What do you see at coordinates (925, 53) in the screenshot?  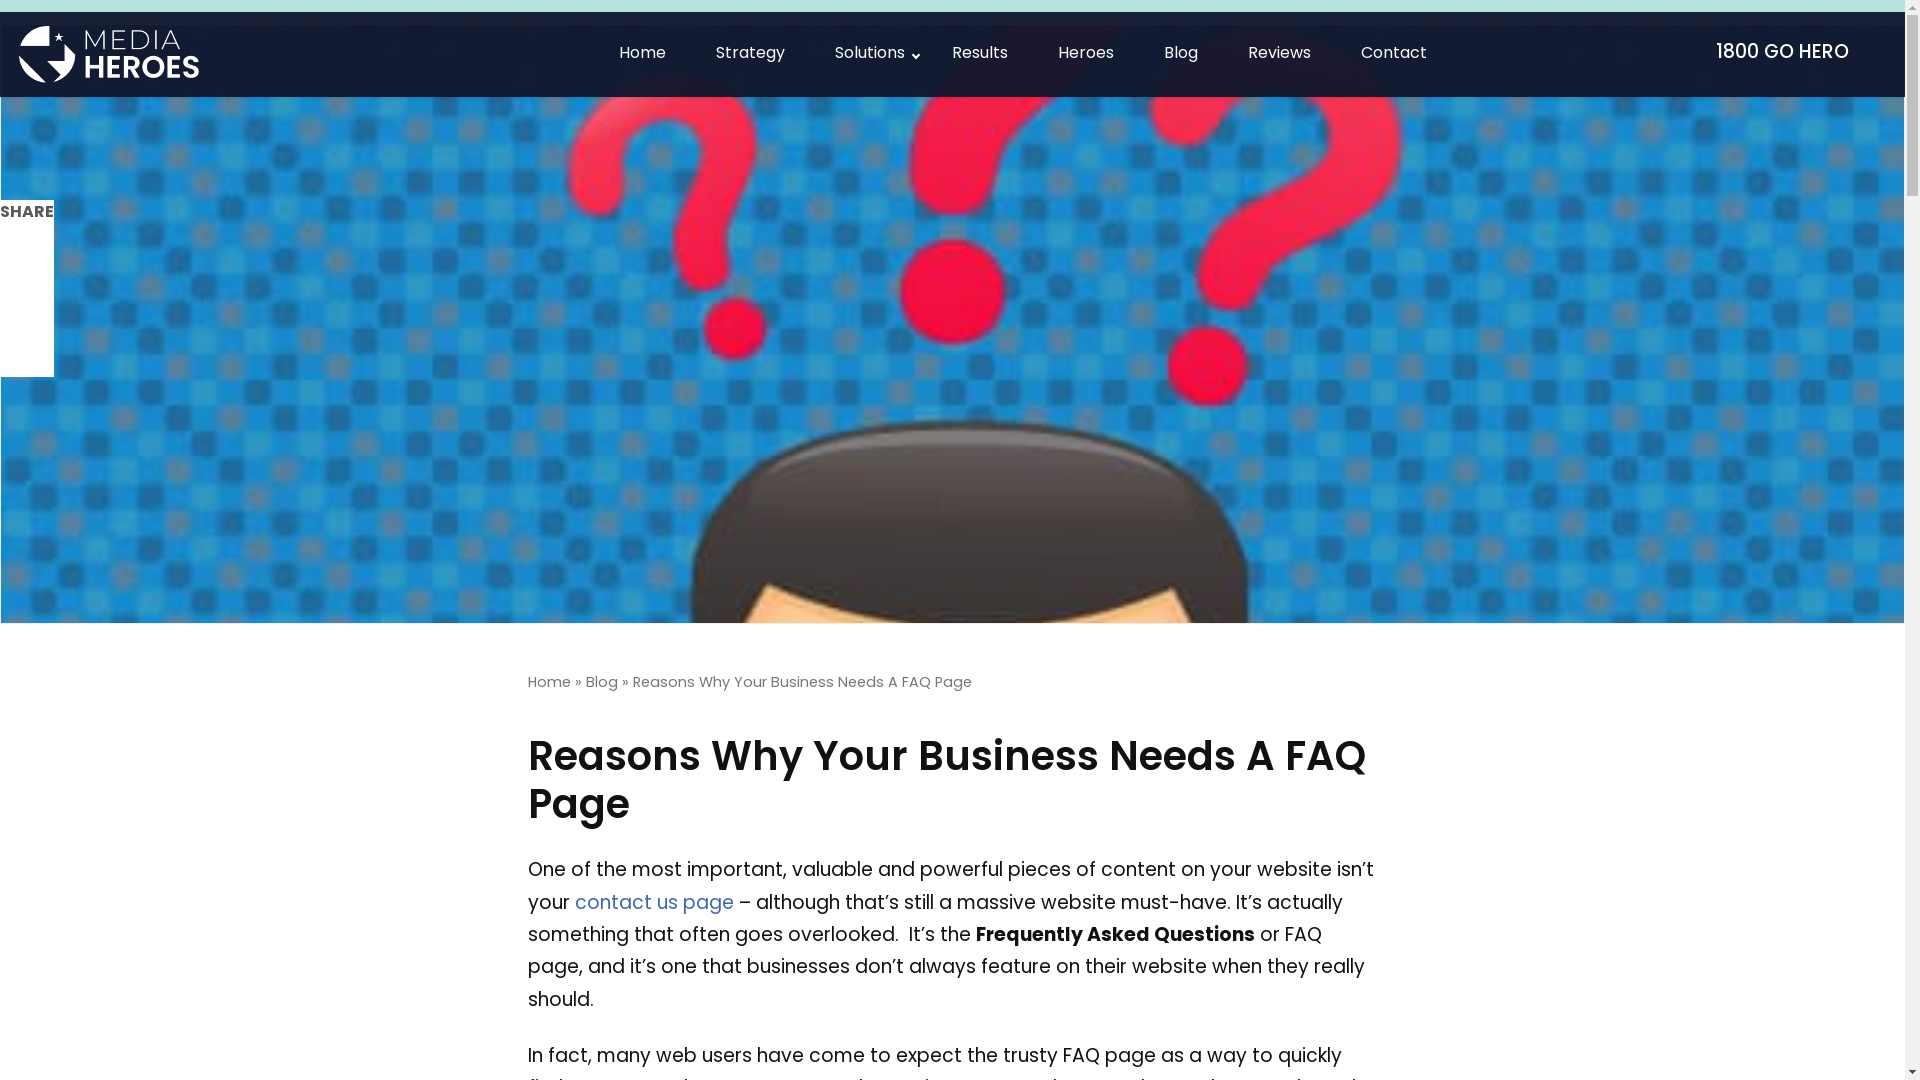 I see `'Results'` at bounding box center [925, 53].